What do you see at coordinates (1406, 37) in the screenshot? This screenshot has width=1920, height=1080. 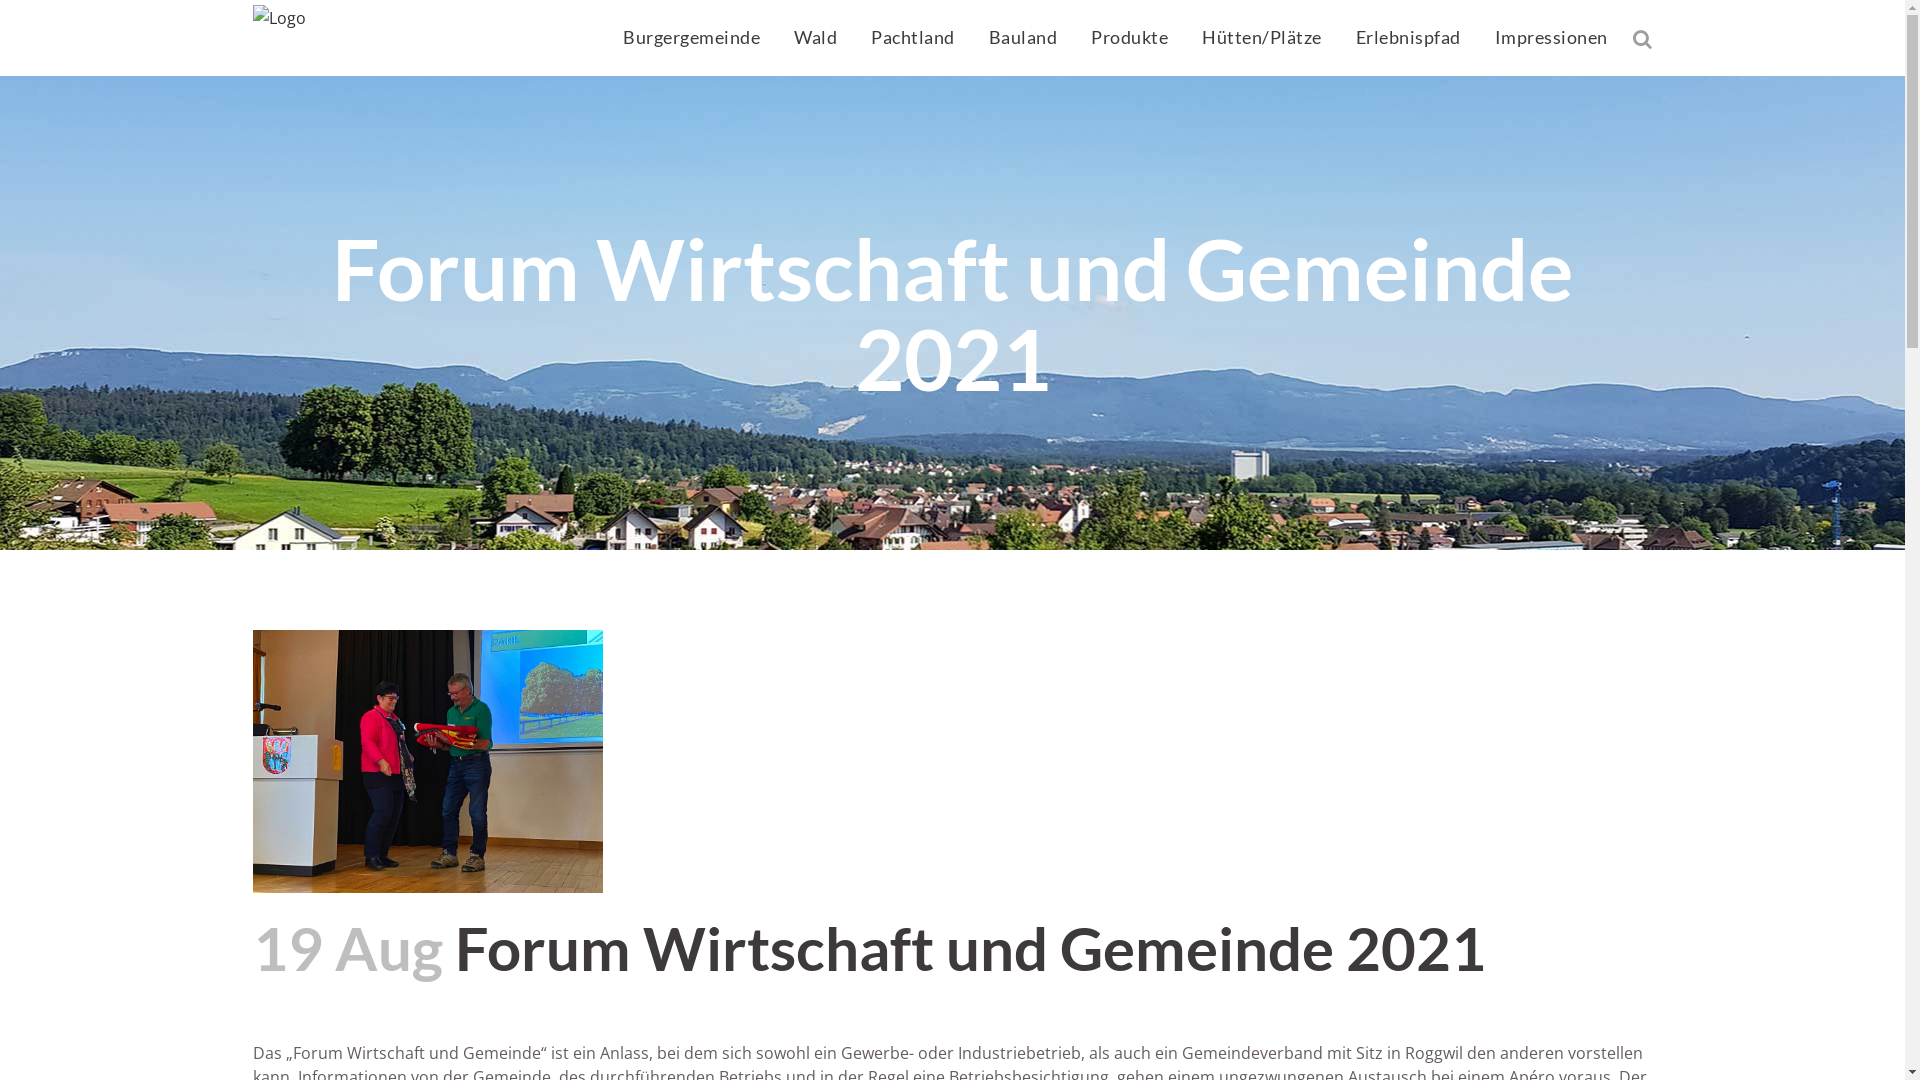 I see `'Erlebnispfad'` at bounding box center [1406, 37].